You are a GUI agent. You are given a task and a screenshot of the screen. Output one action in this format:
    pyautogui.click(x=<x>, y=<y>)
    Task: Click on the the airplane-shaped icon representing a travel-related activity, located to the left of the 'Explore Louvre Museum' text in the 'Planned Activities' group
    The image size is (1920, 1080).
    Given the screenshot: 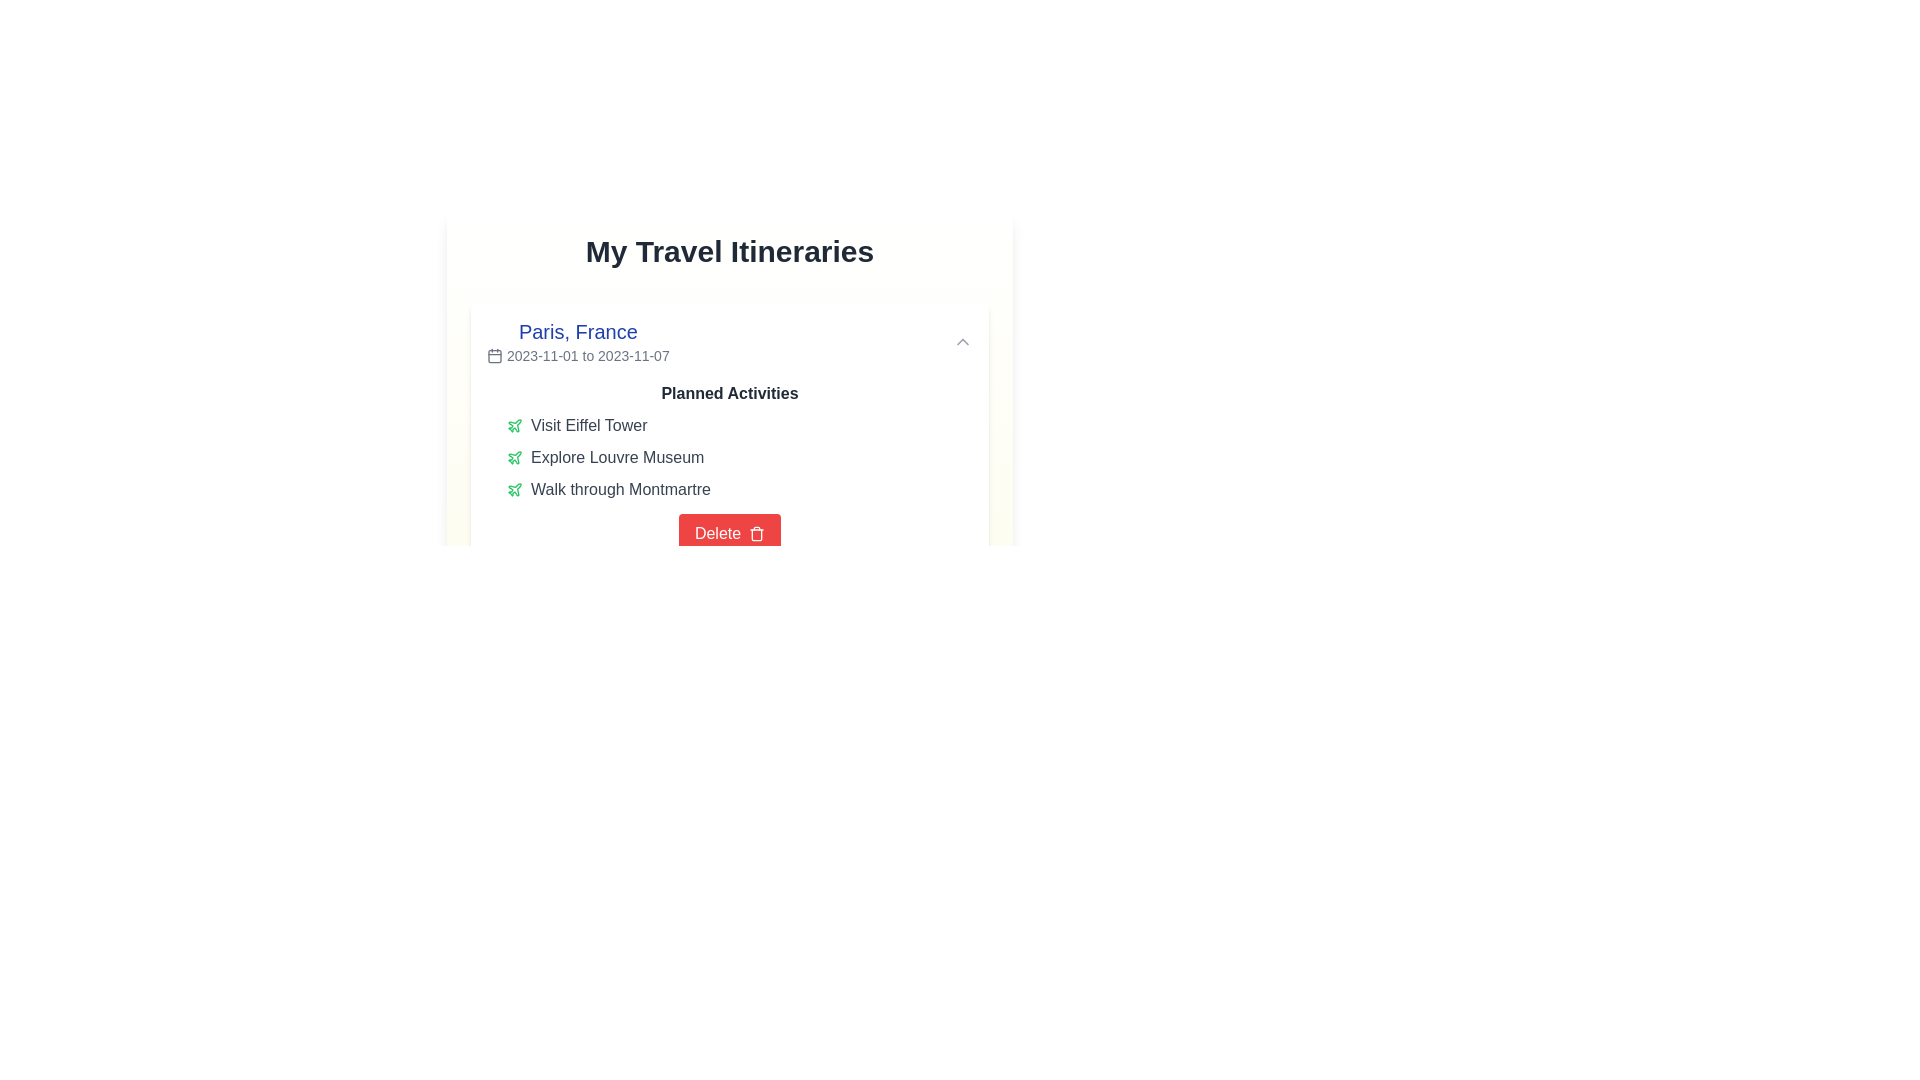 What is the action you would take?
    pyautogui.click(x=514, y=458)
    